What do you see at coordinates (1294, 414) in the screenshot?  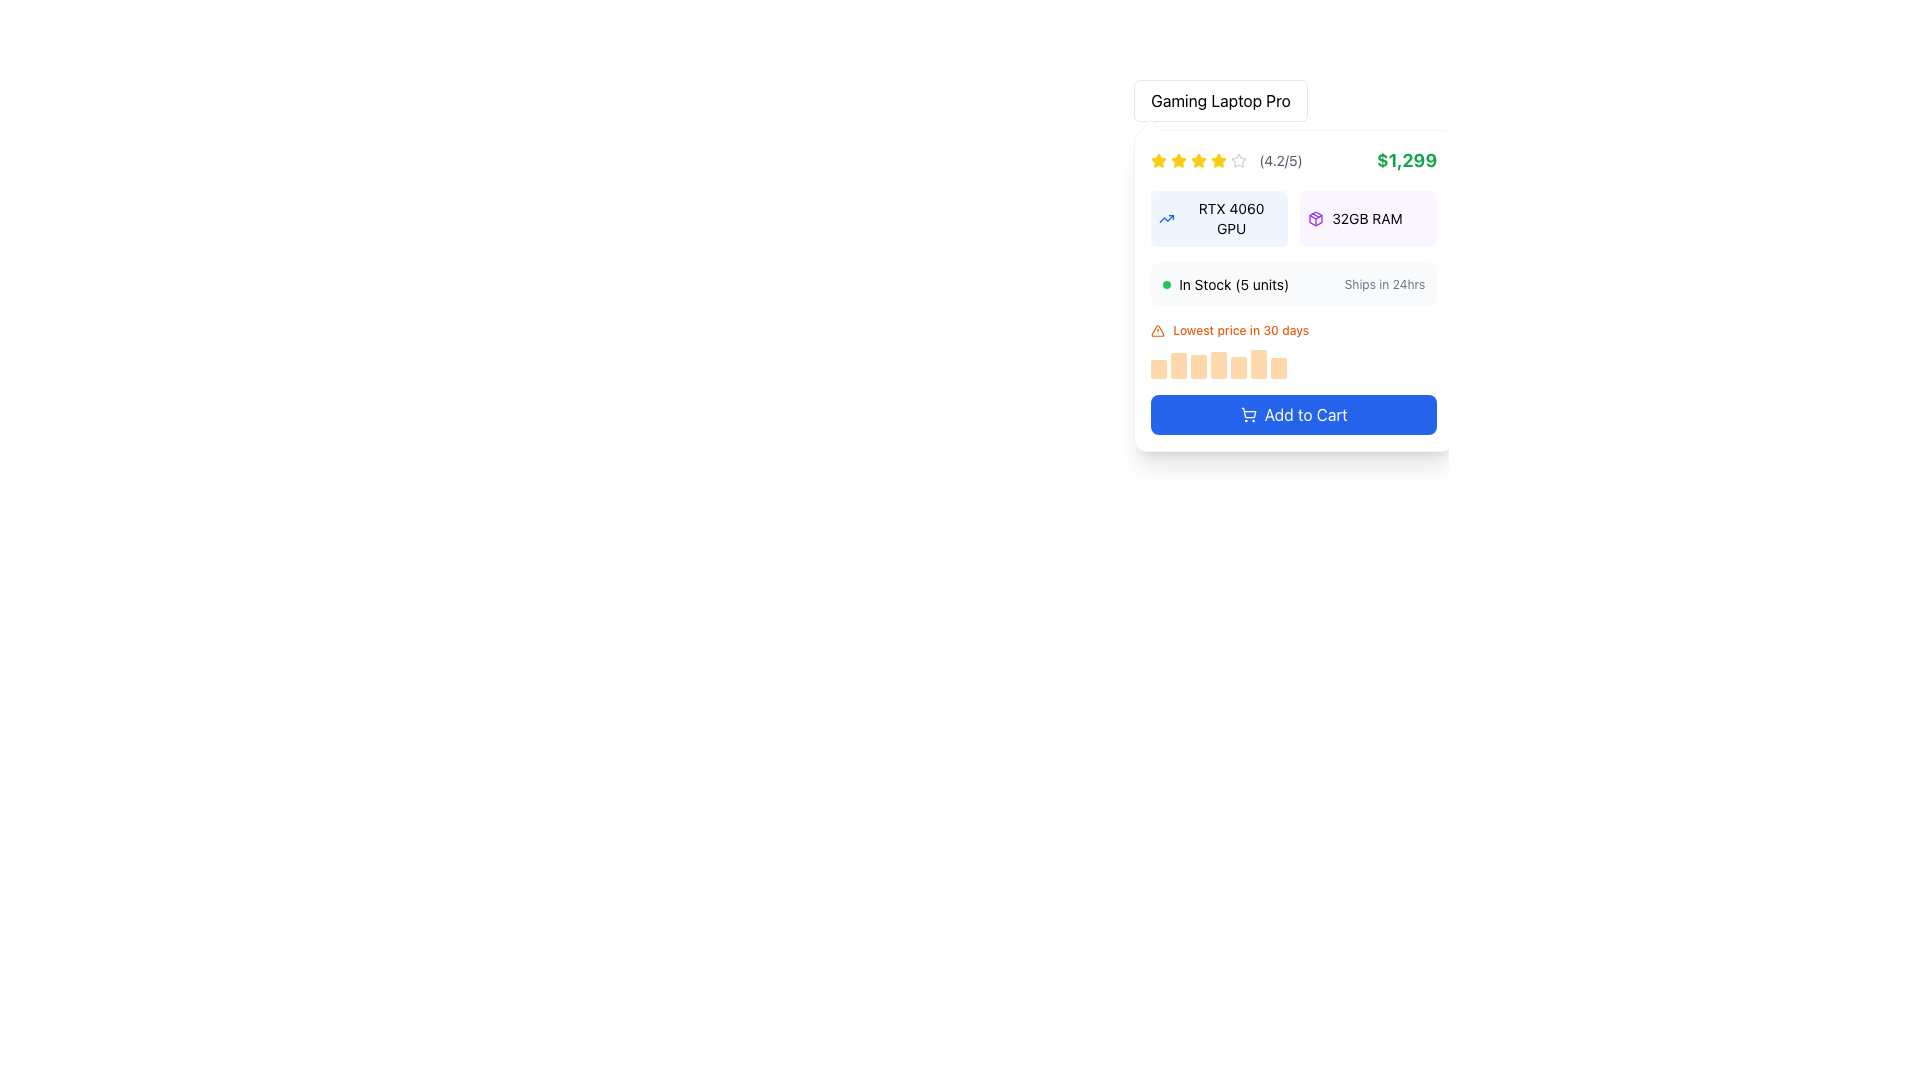 I see `the blue button with rounded edges labeled 'Add to Cart'` at bounding box center [1294, 414].